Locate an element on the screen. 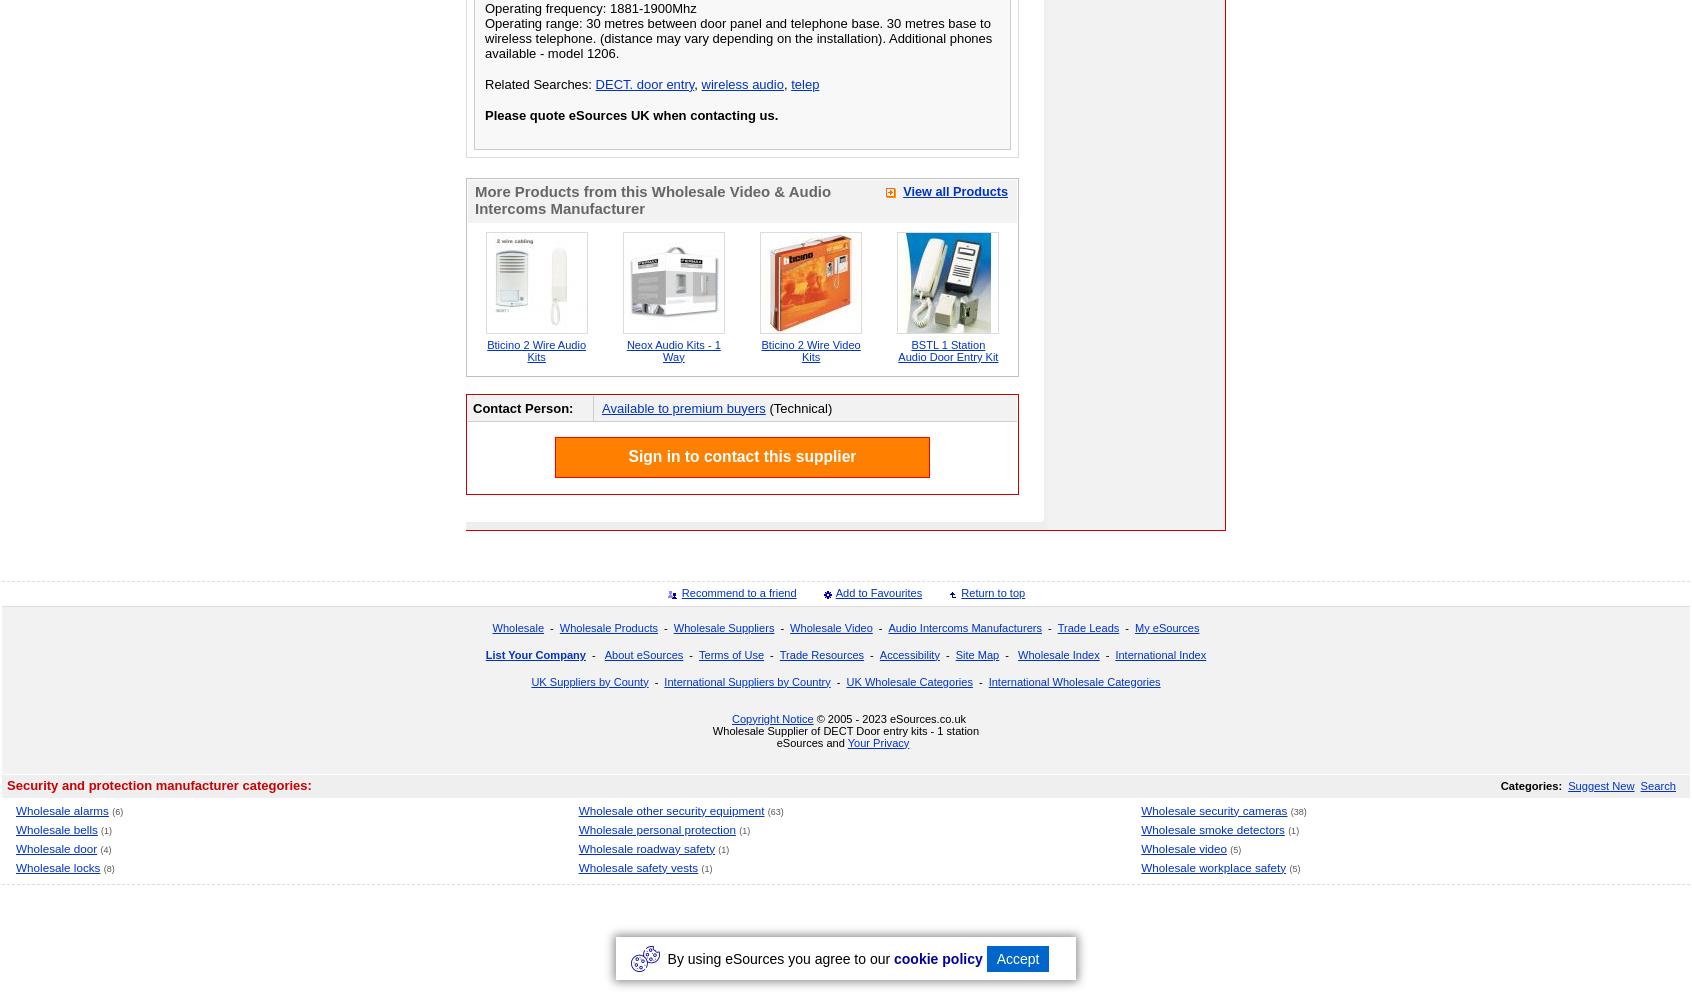 This screenshot has width=1692, height=1000. 'International Wholesale Categories' is located at coordinates (1074, 681).